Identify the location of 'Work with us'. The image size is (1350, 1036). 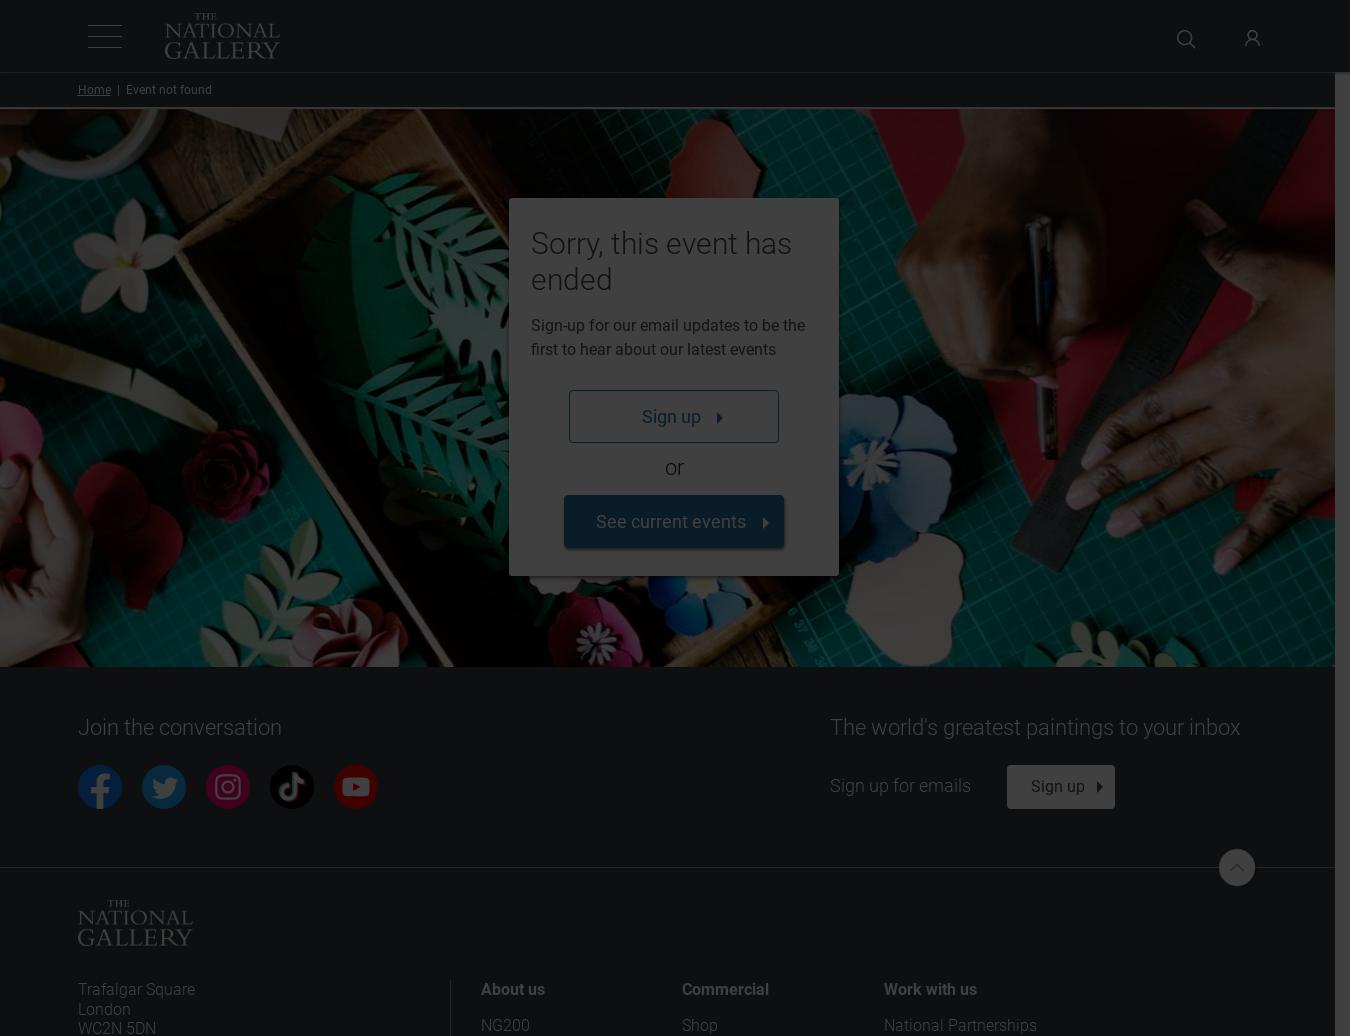
(929, 989).